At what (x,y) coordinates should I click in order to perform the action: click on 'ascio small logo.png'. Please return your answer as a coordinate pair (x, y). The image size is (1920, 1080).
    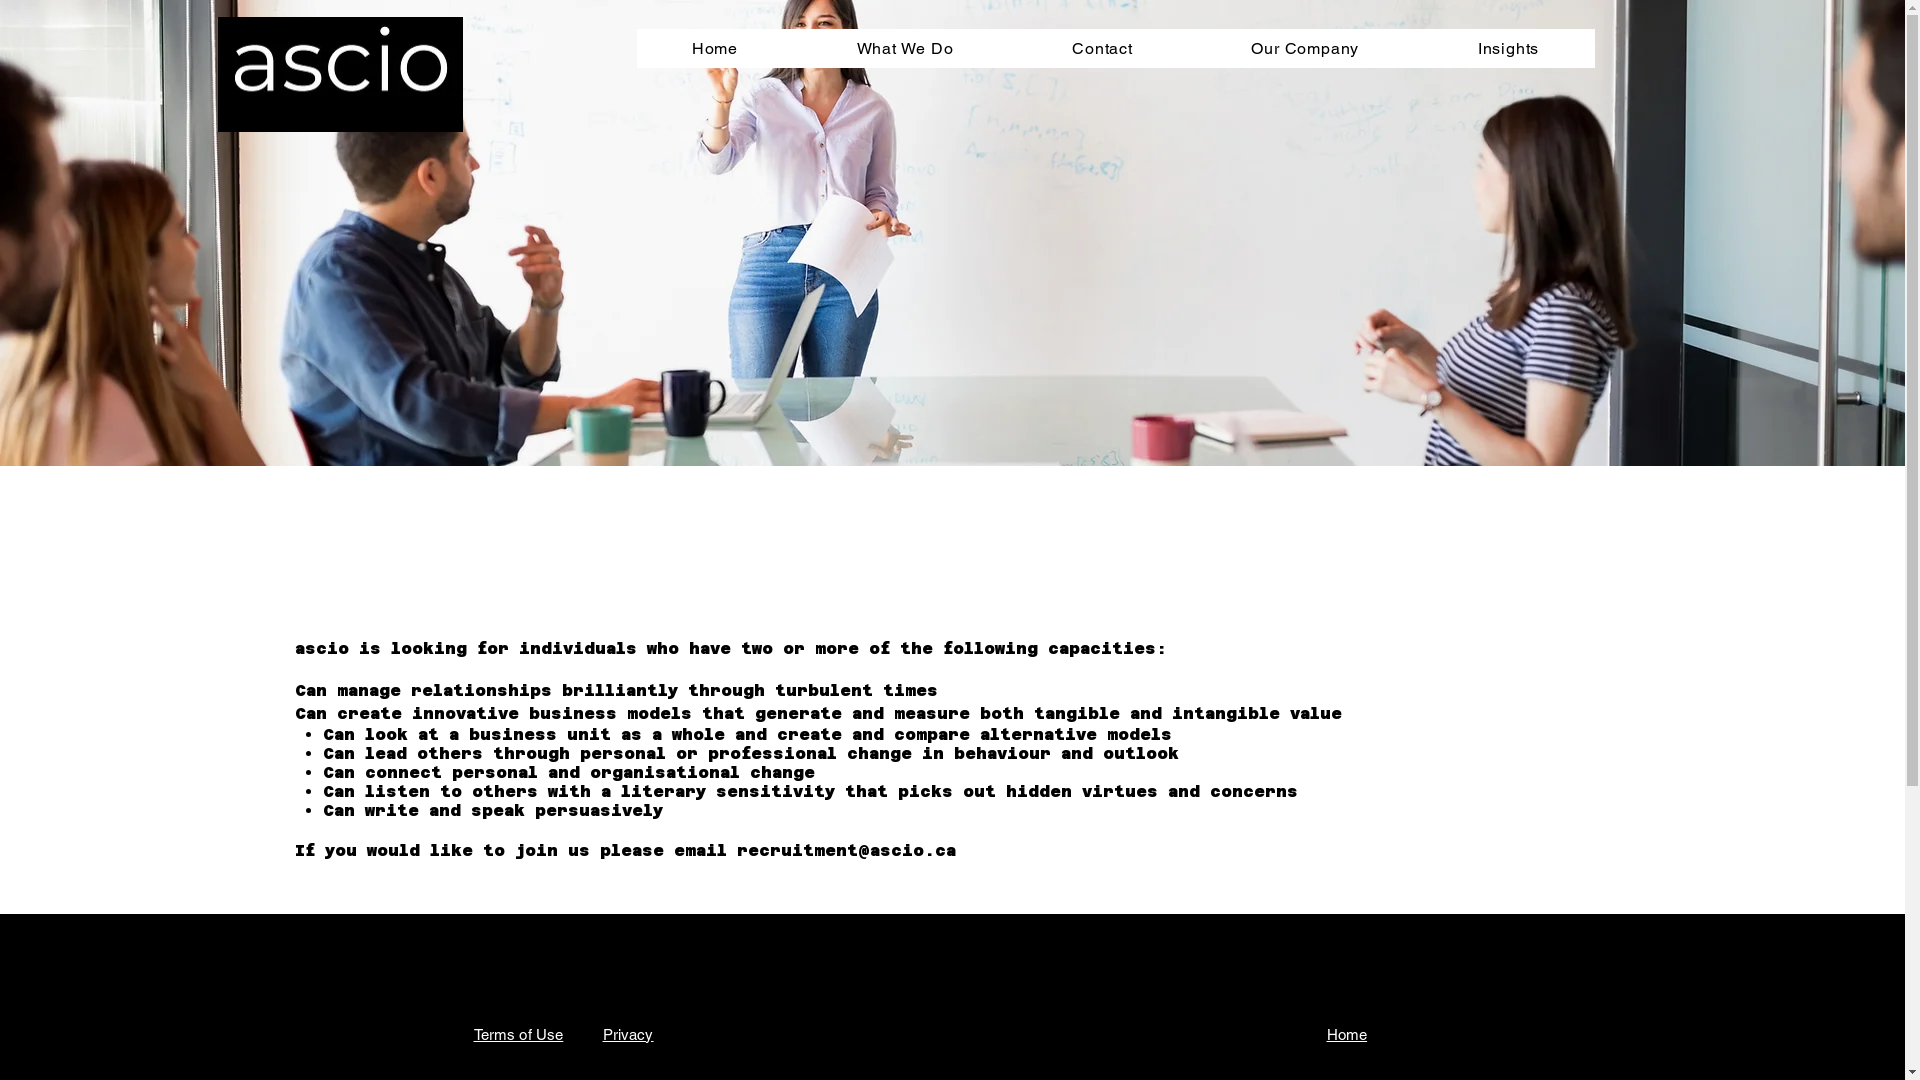
    Looking at the image, I should click on (339, 73).